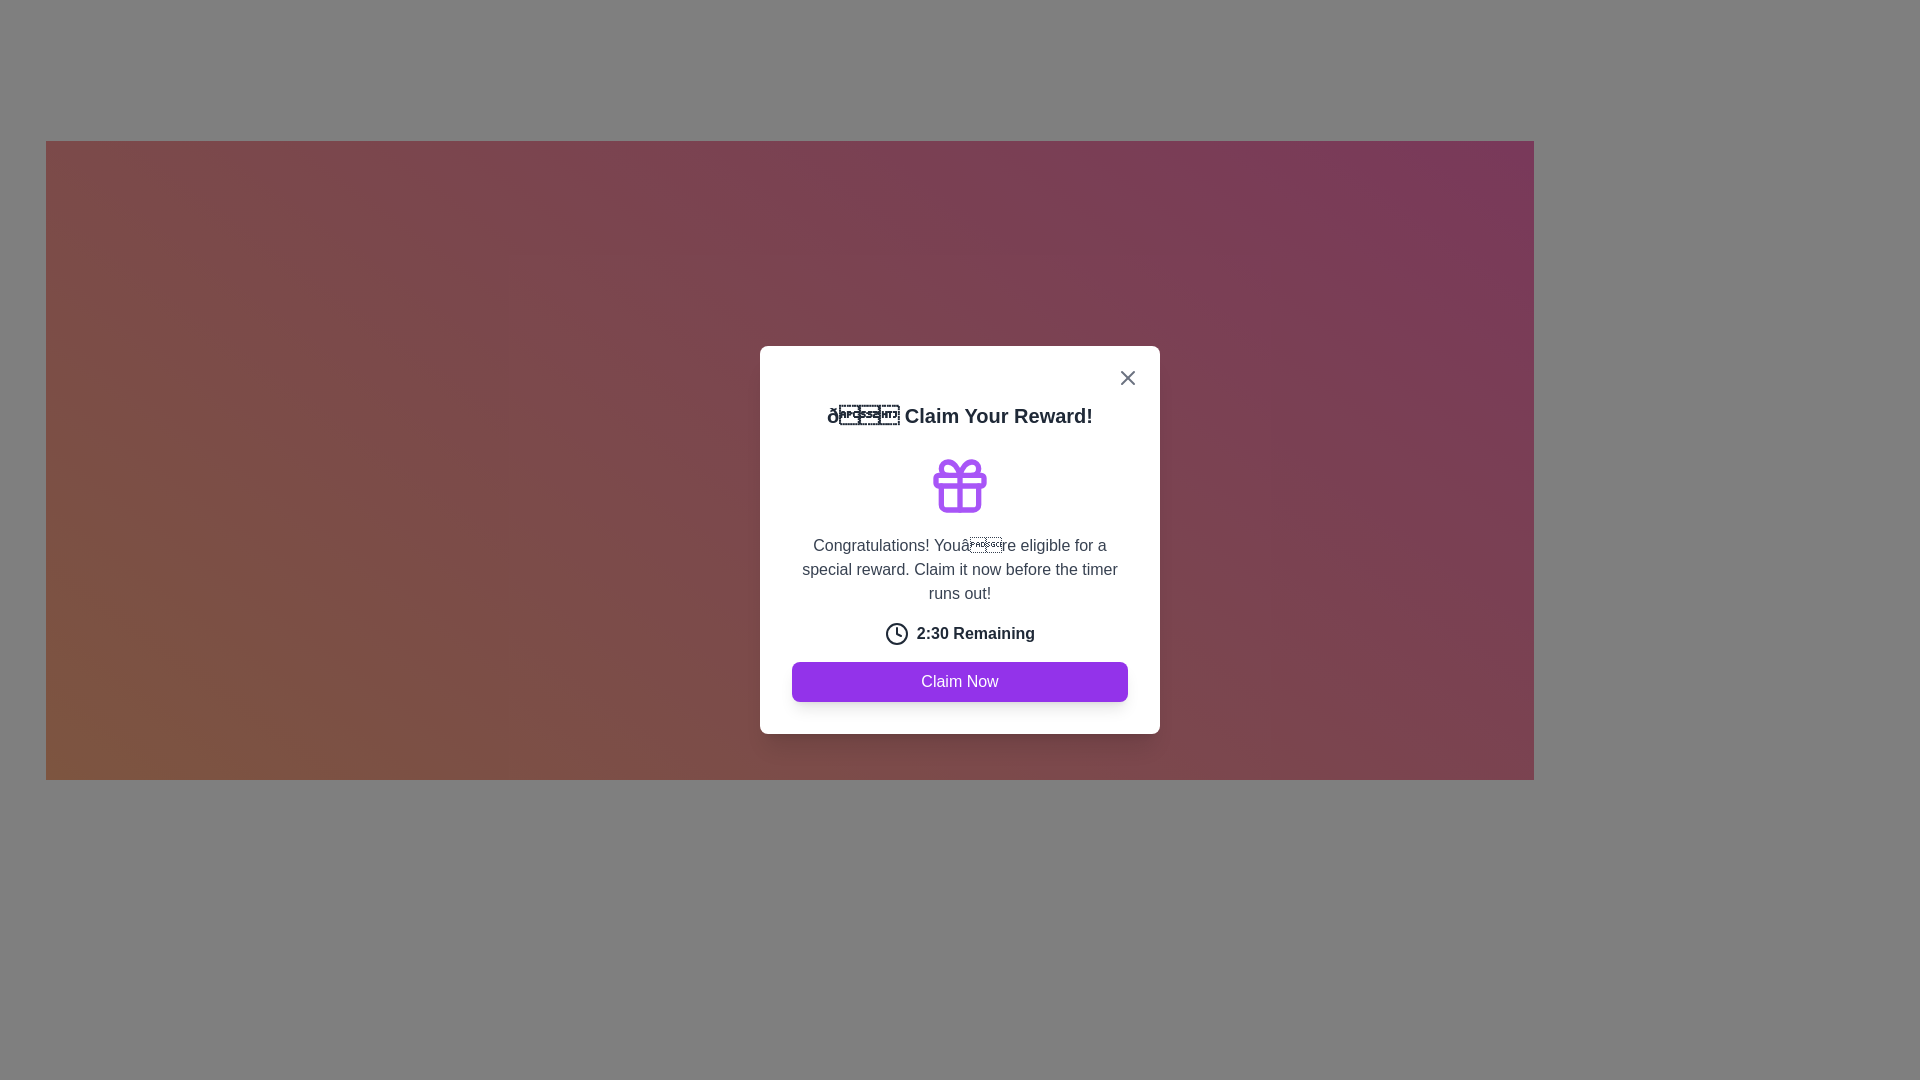  Describe the element at coordinates (895, 633) in the screenshot. I see `the SVG circle graphic that forms the outermost component of the clock icon, located above the countdown timer` at that location.